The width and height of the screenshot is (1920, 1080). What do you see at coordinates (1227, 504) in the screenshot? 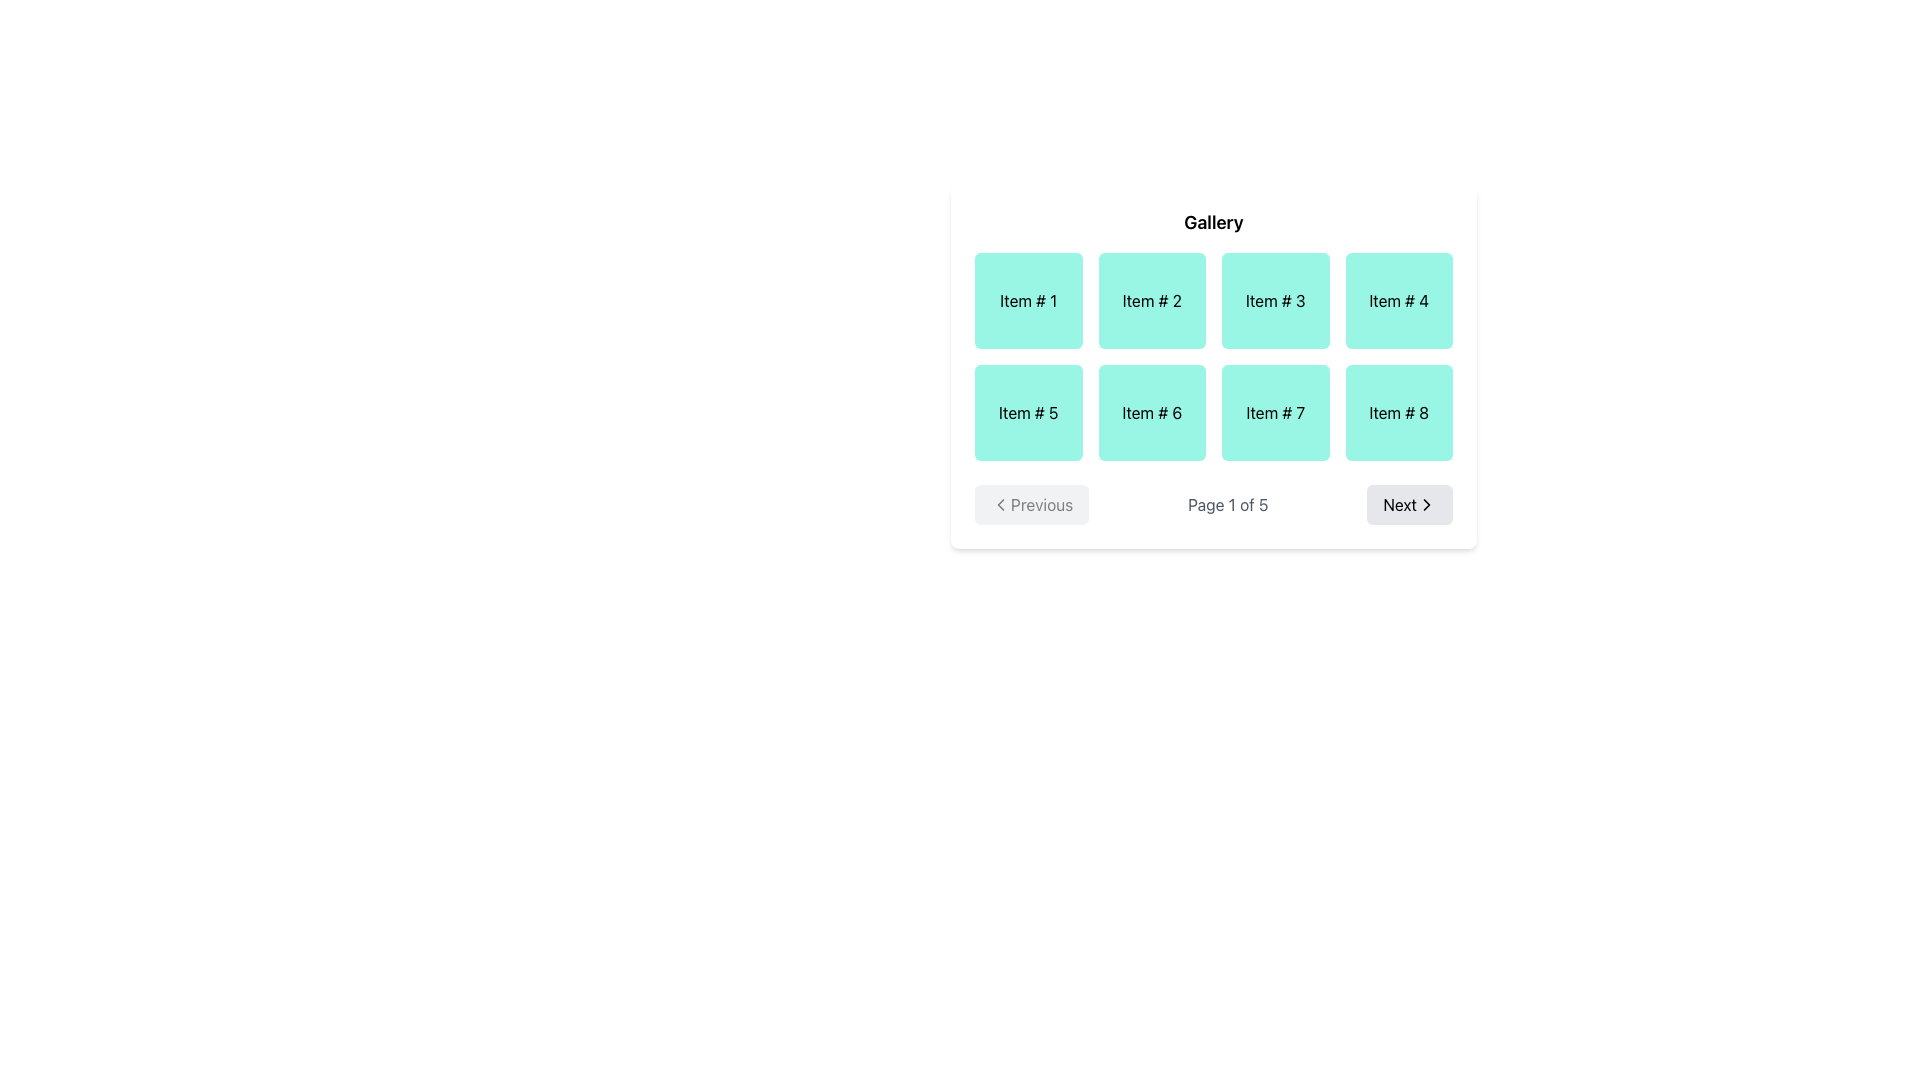
I see `the text element displaying 'Page 1 of 5' located centrally in the navigation bar at the bottom of the content section, positioned between the 'Previous' and 'Next' buttons` at bounding box center [1227, 504].